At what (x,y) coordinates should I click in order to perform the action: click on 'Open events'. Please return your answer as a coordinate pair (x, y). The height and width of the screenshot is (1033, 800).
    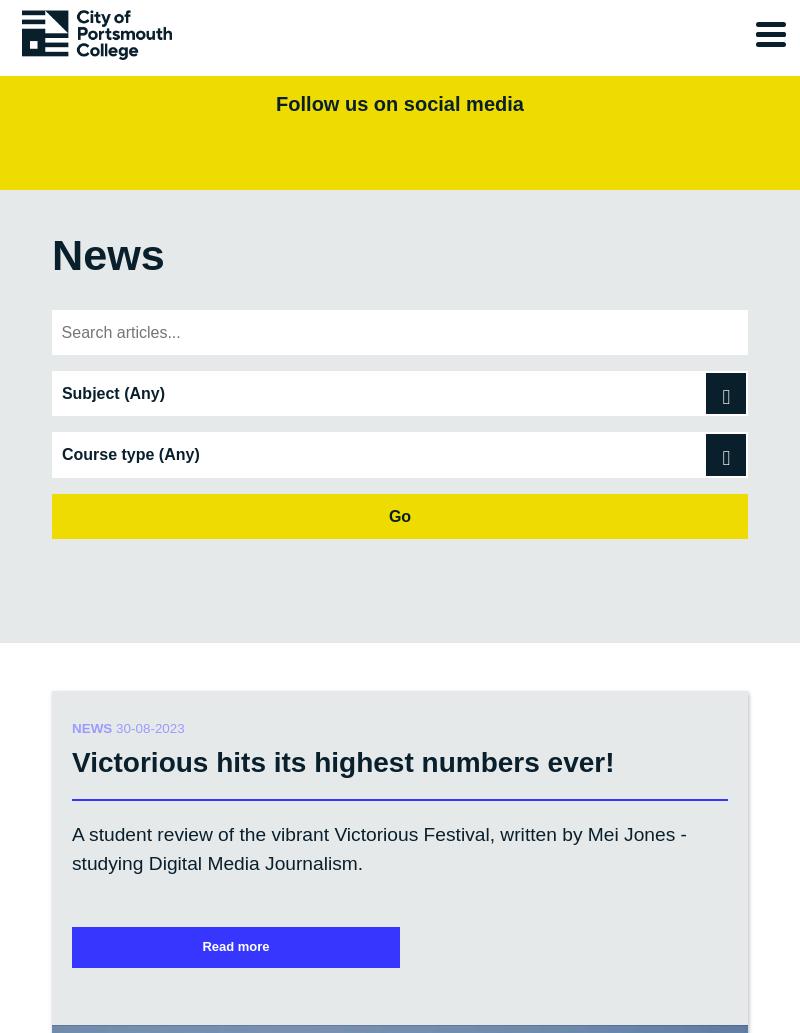
    Looking at the image, I should click on (67, 1016).